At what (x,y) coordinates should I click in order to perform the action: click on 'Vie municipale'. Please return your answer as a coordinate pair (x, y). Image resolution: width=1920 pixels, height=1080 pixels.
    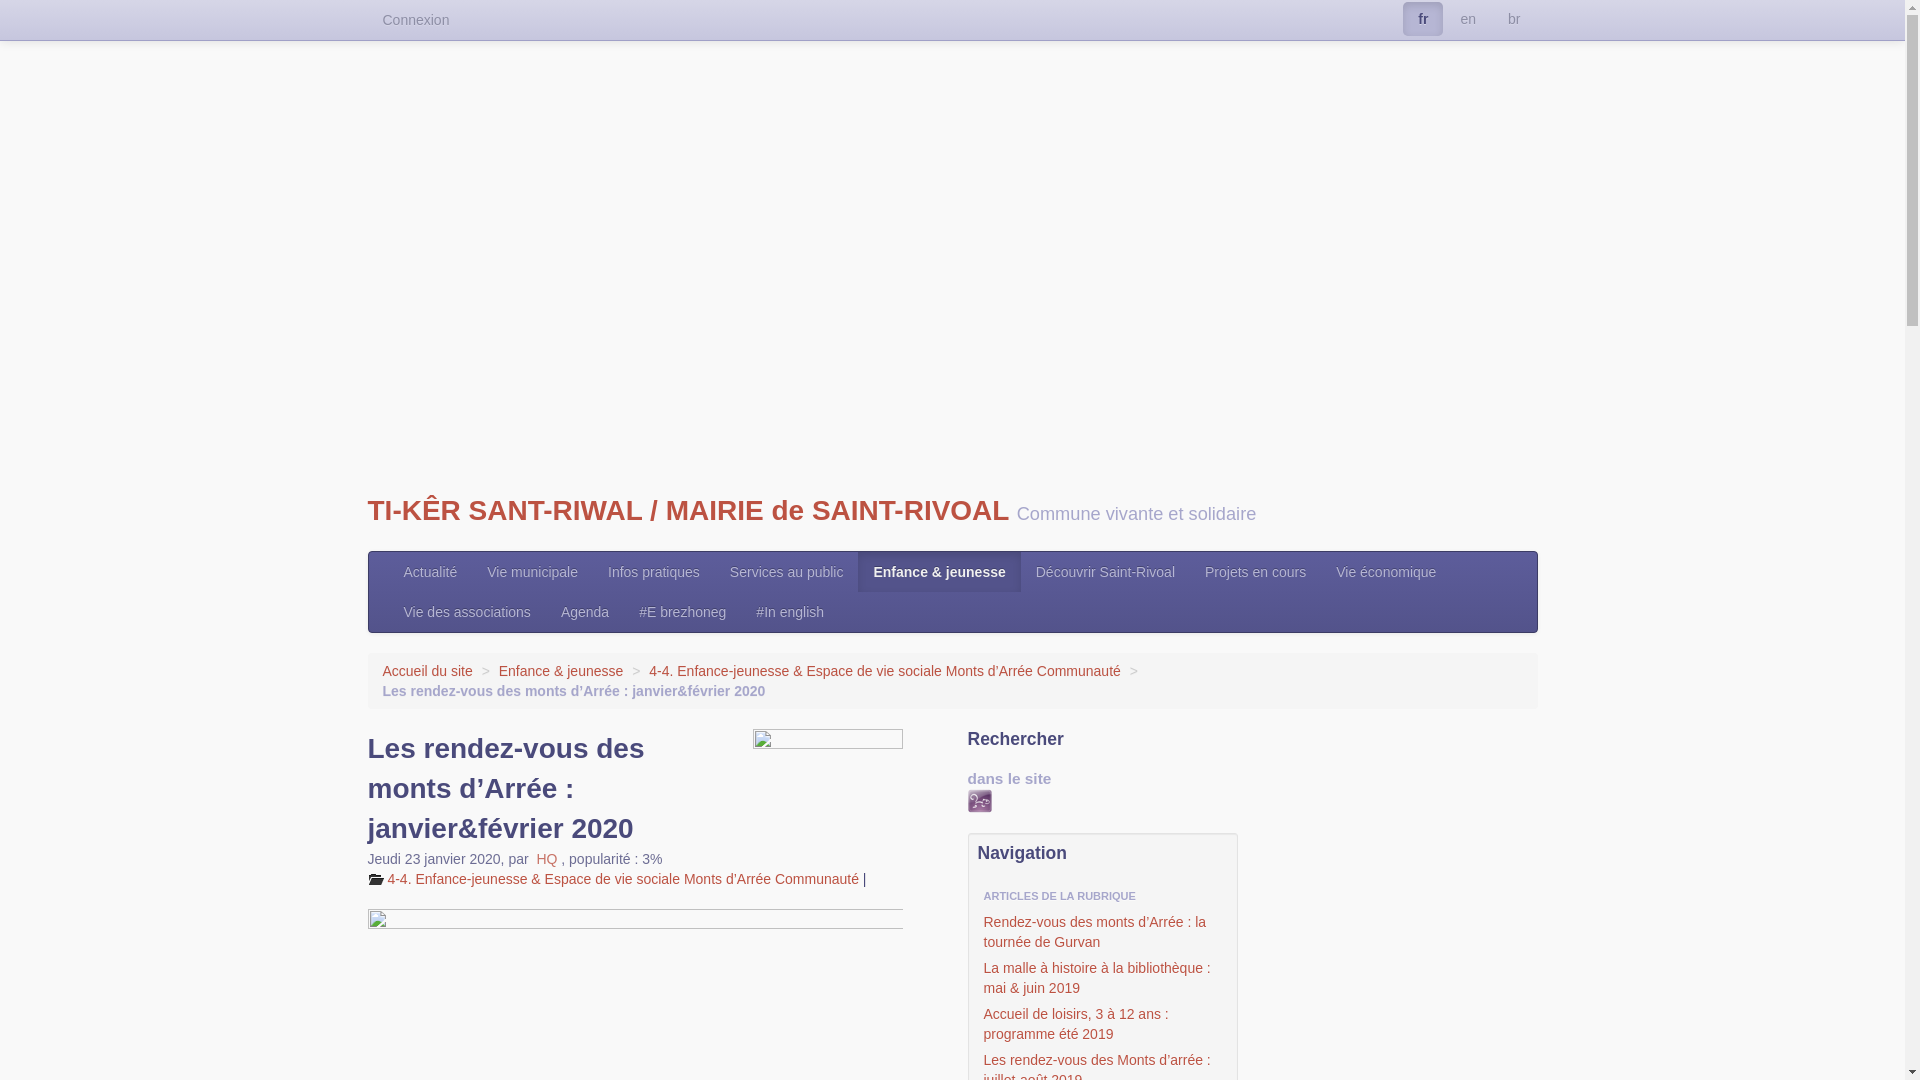
    Looking at the image, I should click on (532, 571).